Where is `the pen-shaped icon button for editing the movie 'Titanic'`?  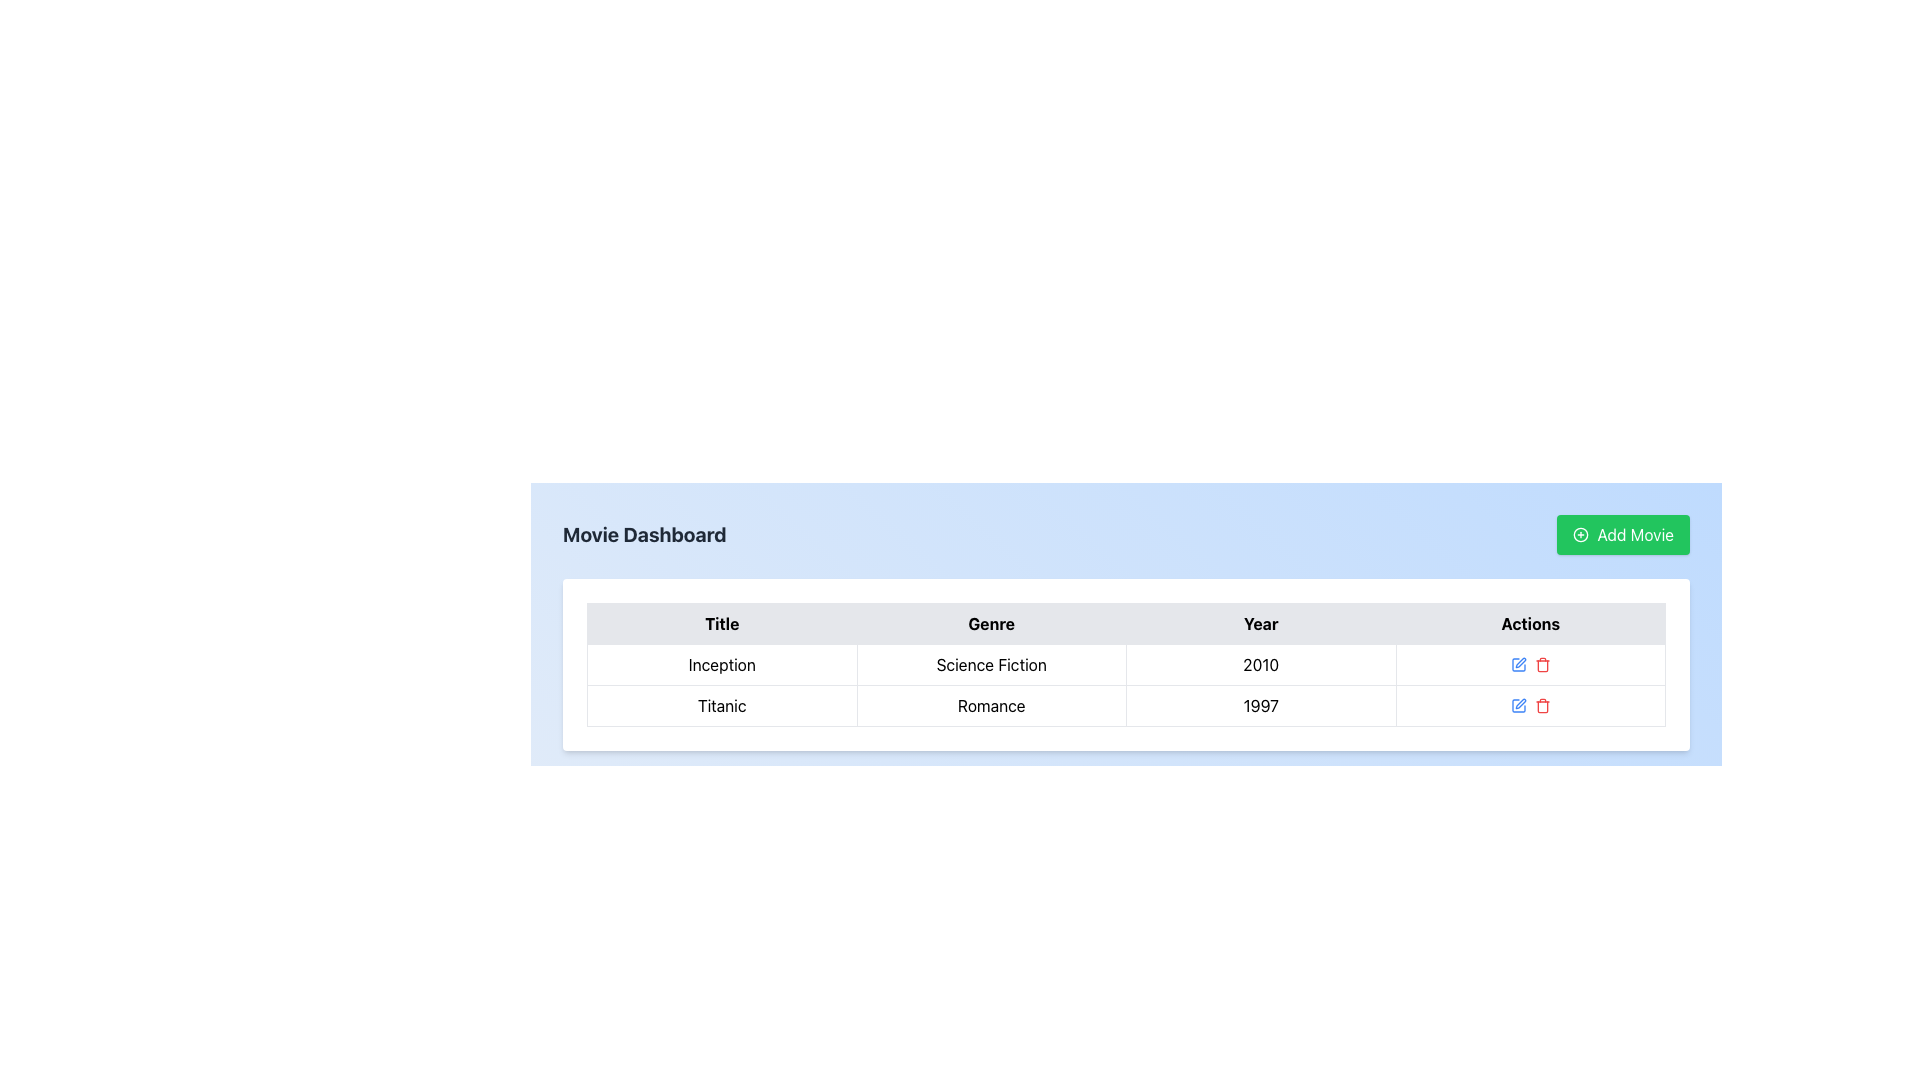
the pen-shaped icon button for editing the movie 'Titanic' is located at coordinates (1520, 703).